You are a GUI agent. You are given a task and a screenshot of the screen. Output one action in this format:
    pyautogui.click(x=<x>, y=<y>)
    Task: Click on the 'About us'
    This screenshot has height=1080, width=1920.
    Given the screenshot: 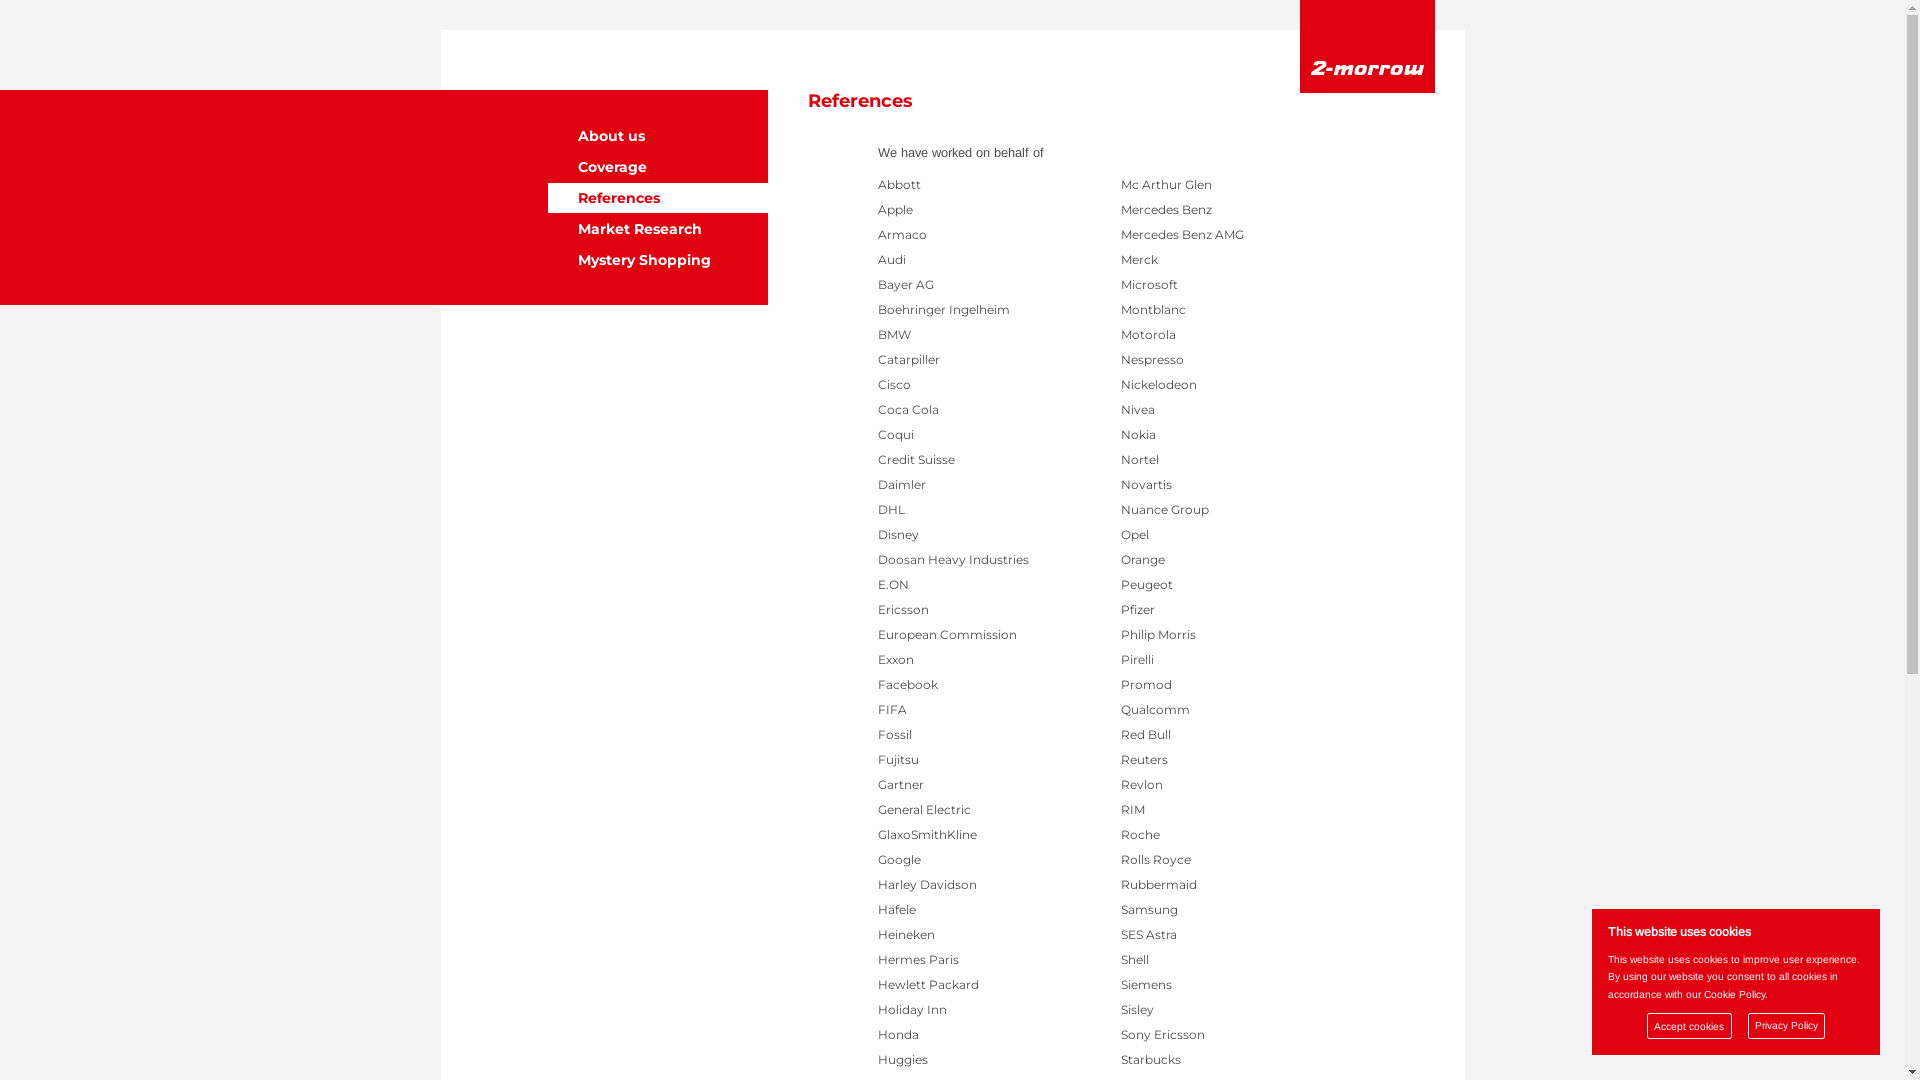 What is the action you would take?
    pyautogui.click(x=657, y=135)
    